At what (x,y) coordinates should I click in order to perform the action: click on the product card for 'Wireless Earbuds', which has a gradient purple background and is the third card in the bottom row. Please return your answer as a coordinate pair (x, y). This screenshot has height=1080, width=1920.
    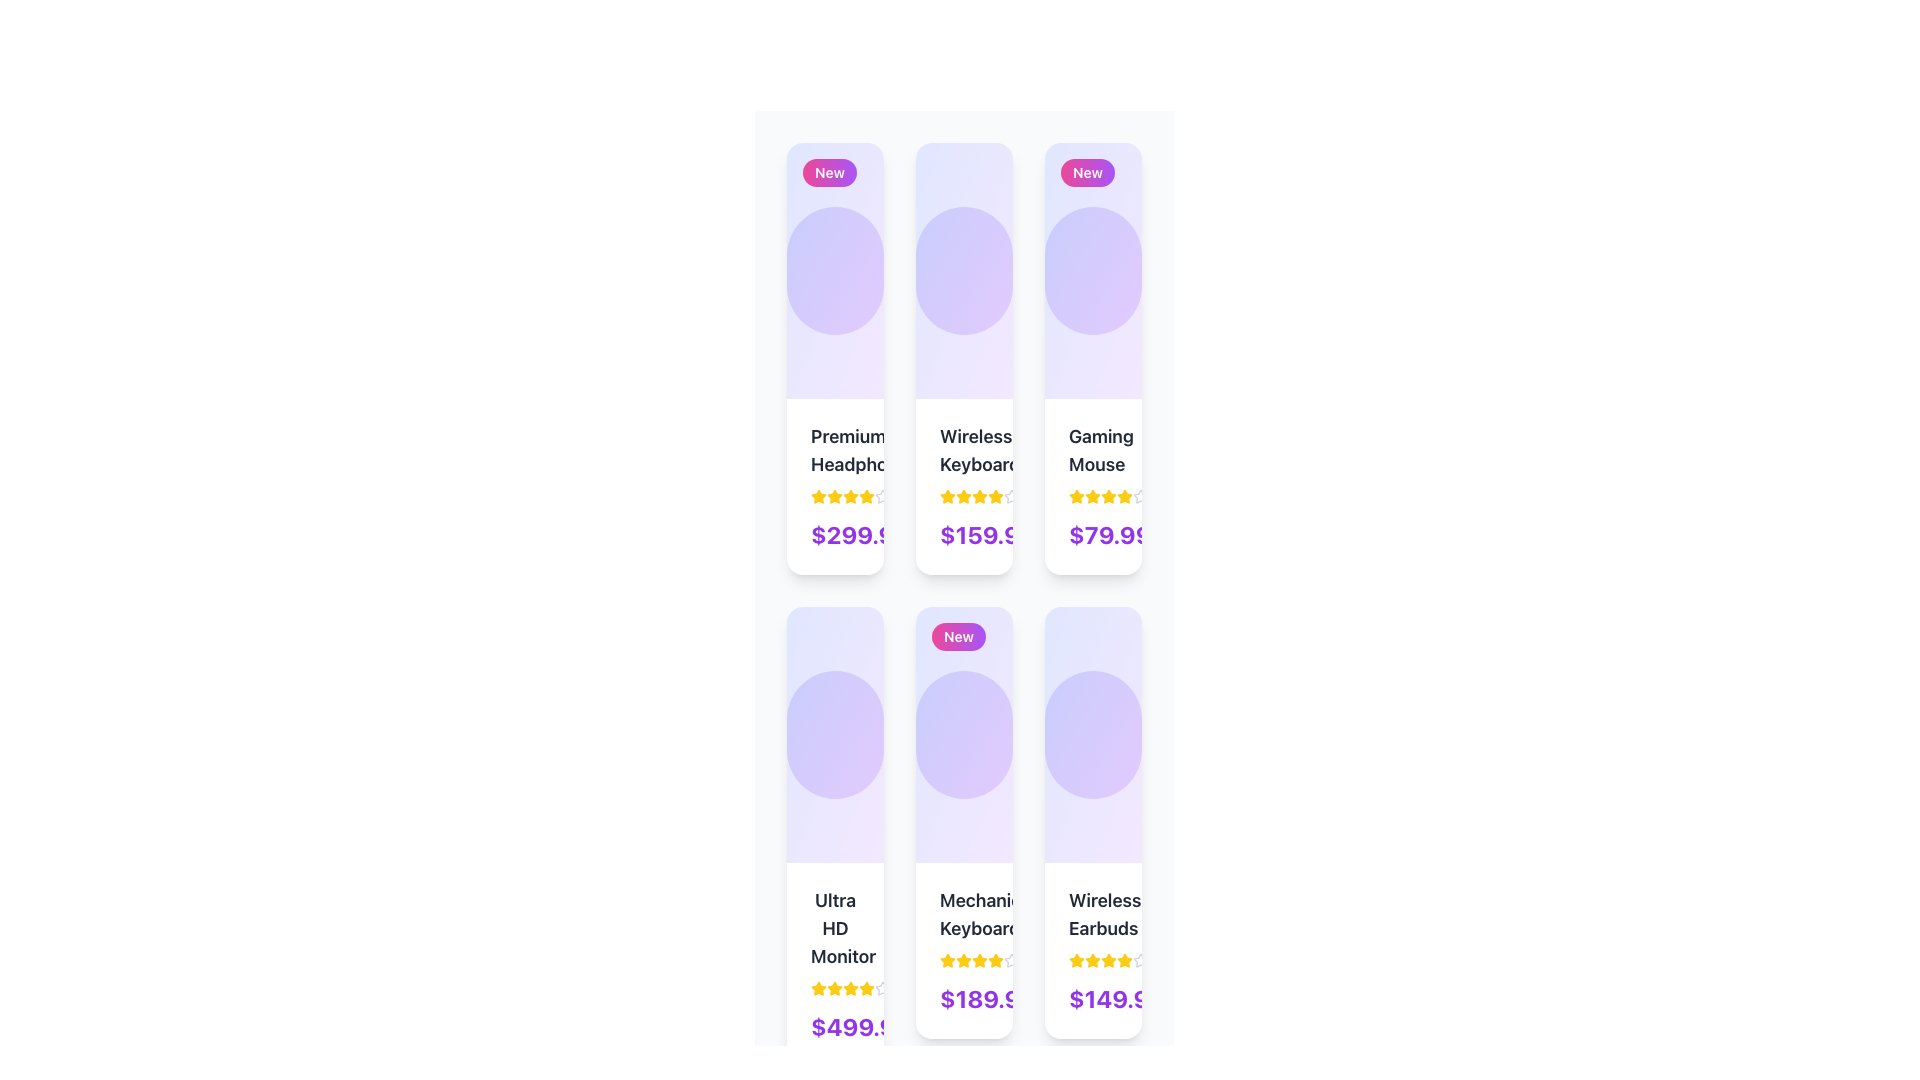
    Looking at the image, I should click on (1092, 822).